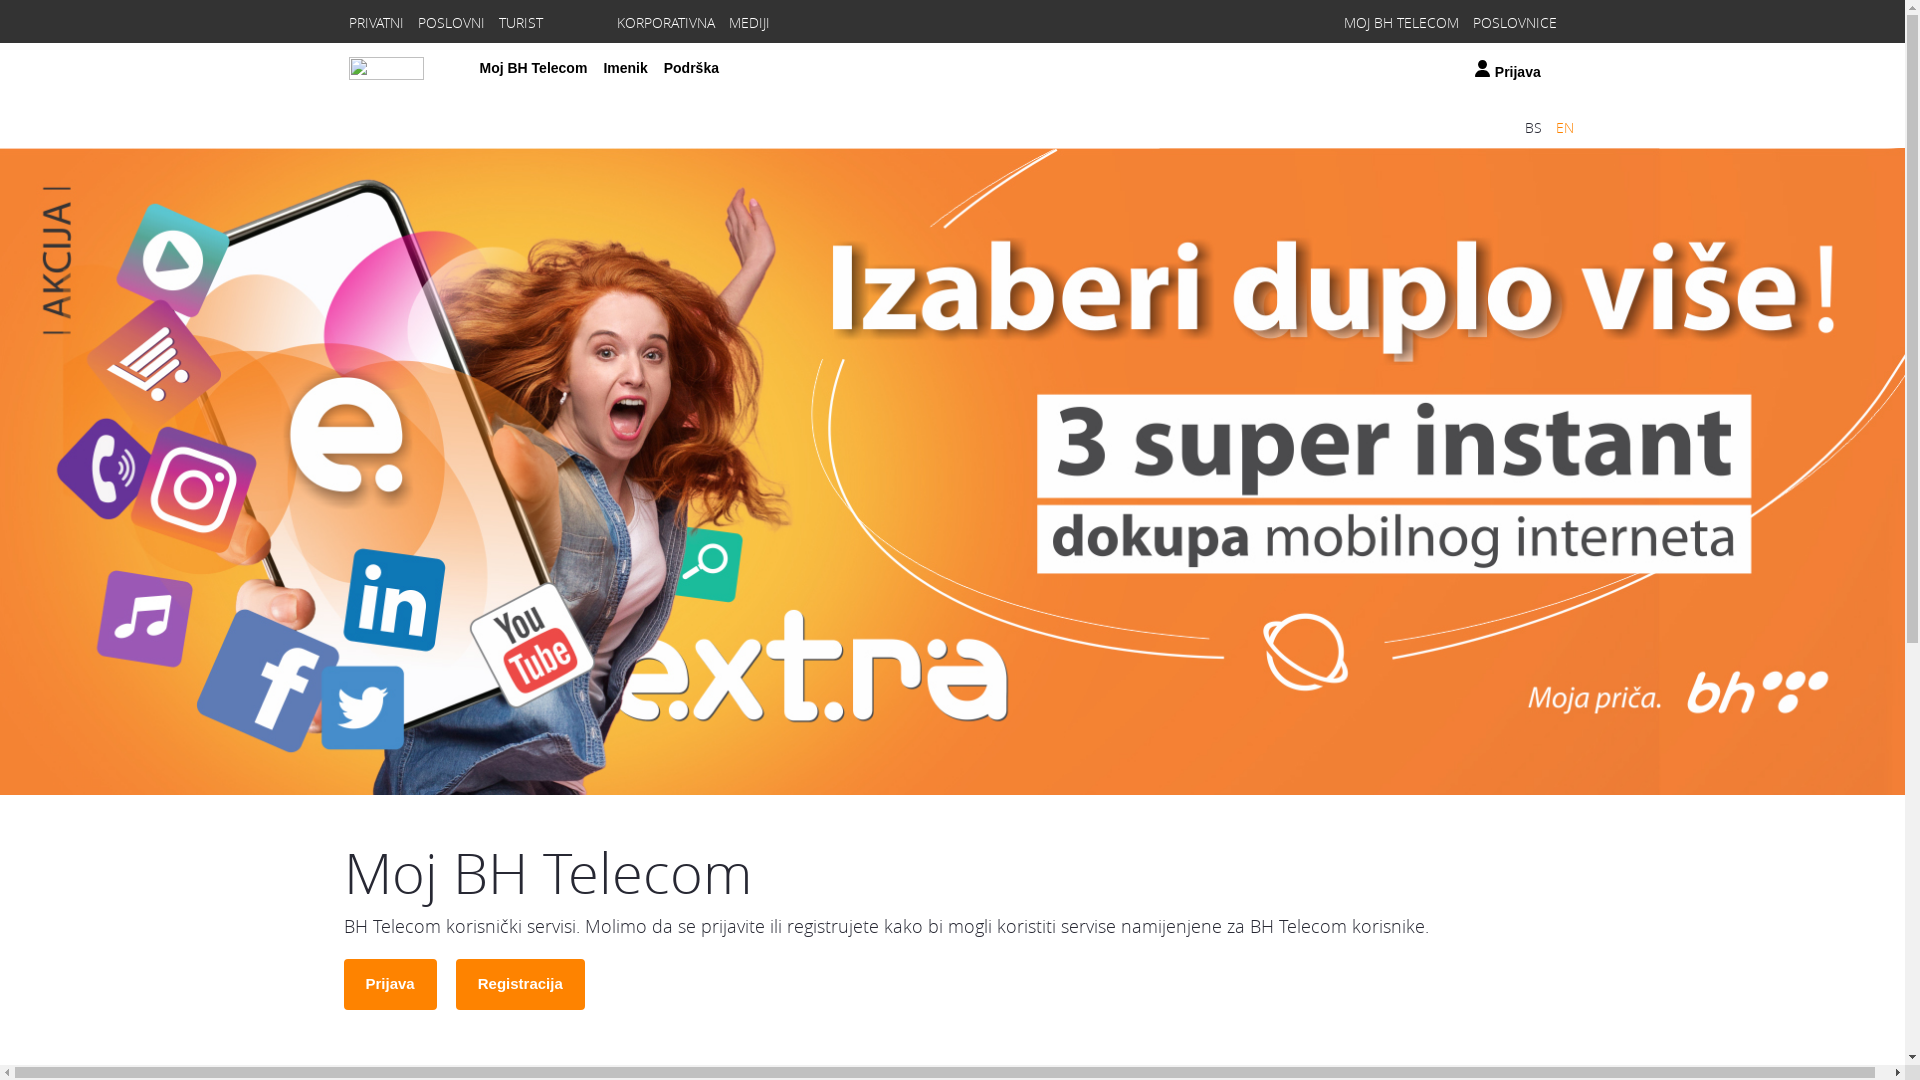 The image size is (1920, 1080). Describe the element at coordinates (347, 22) in the screenshot. I see `'PRIVATNI'` at that location.